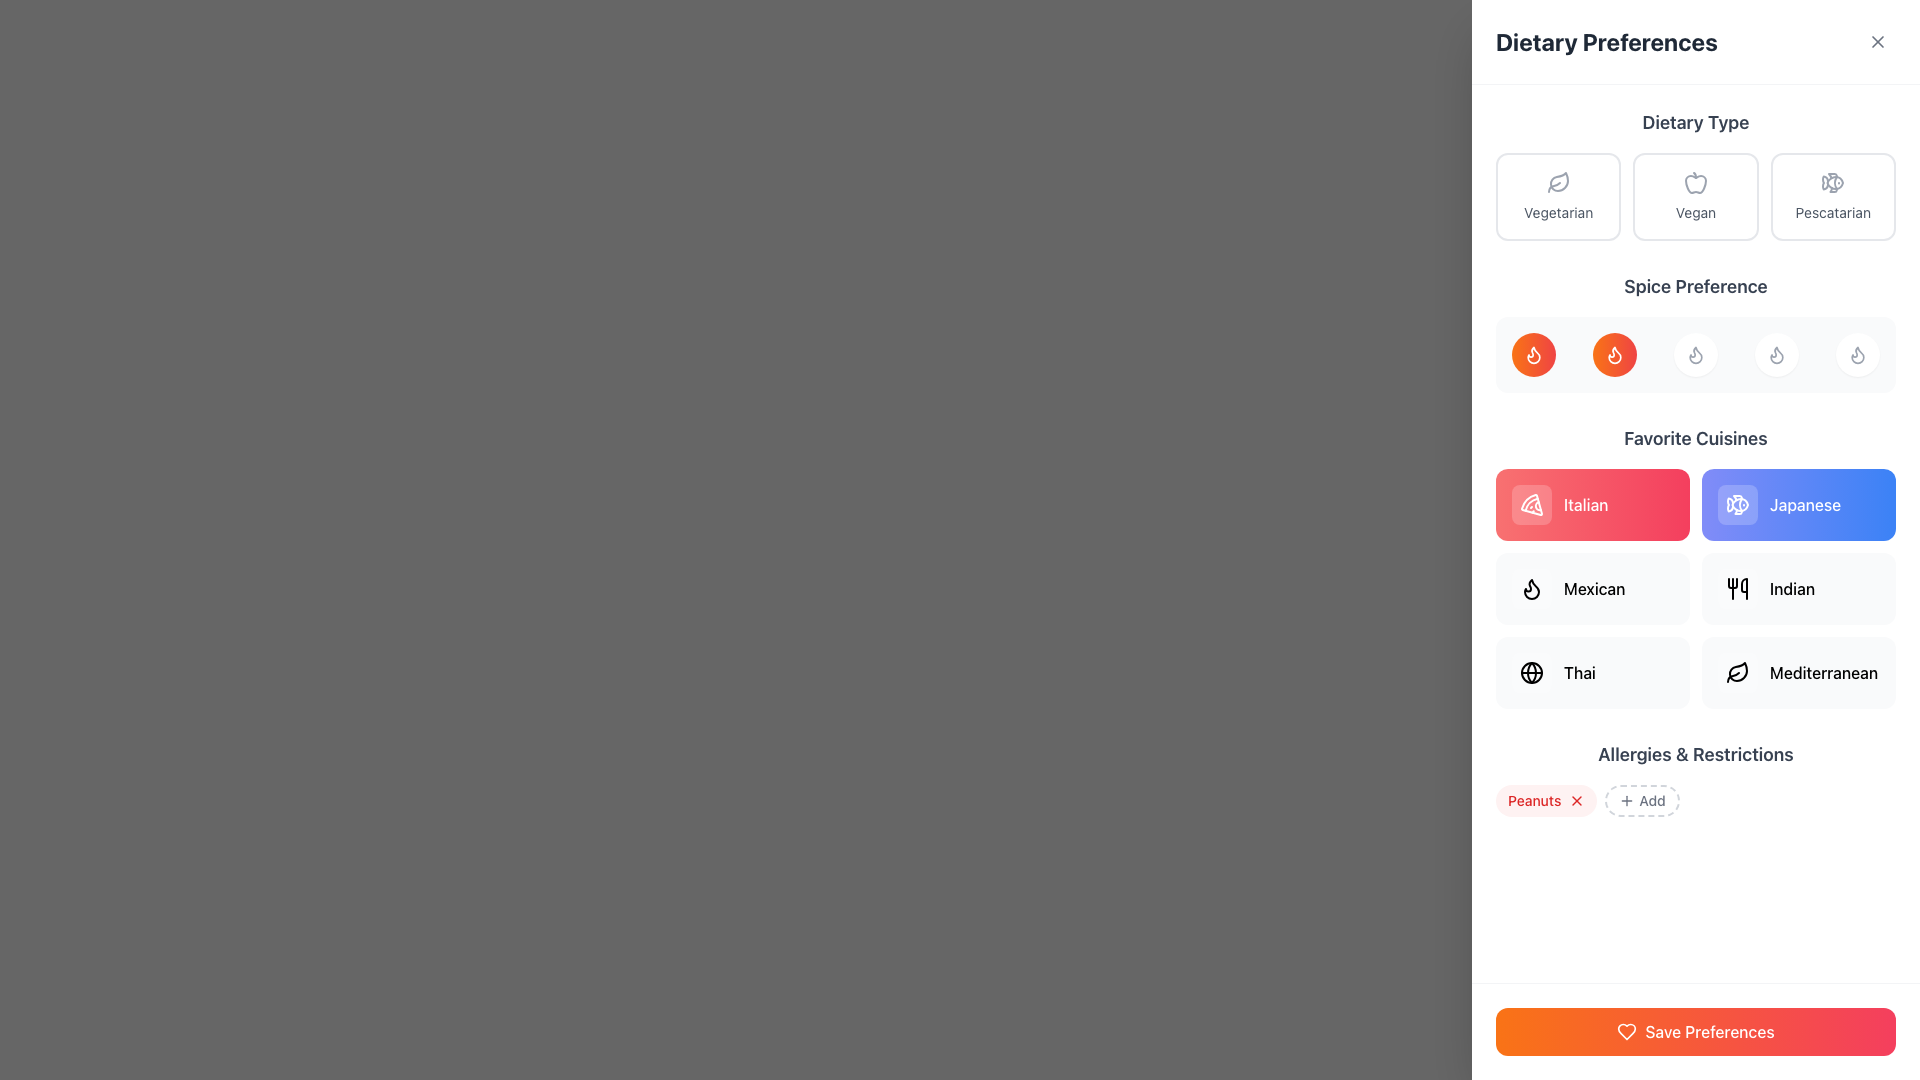  What do you see at coordinates (1584, 504) in the screenshot?
I see `the 'Italian' button in the 'Favorite Cuisines' section` at bounding box center [1584, 504].